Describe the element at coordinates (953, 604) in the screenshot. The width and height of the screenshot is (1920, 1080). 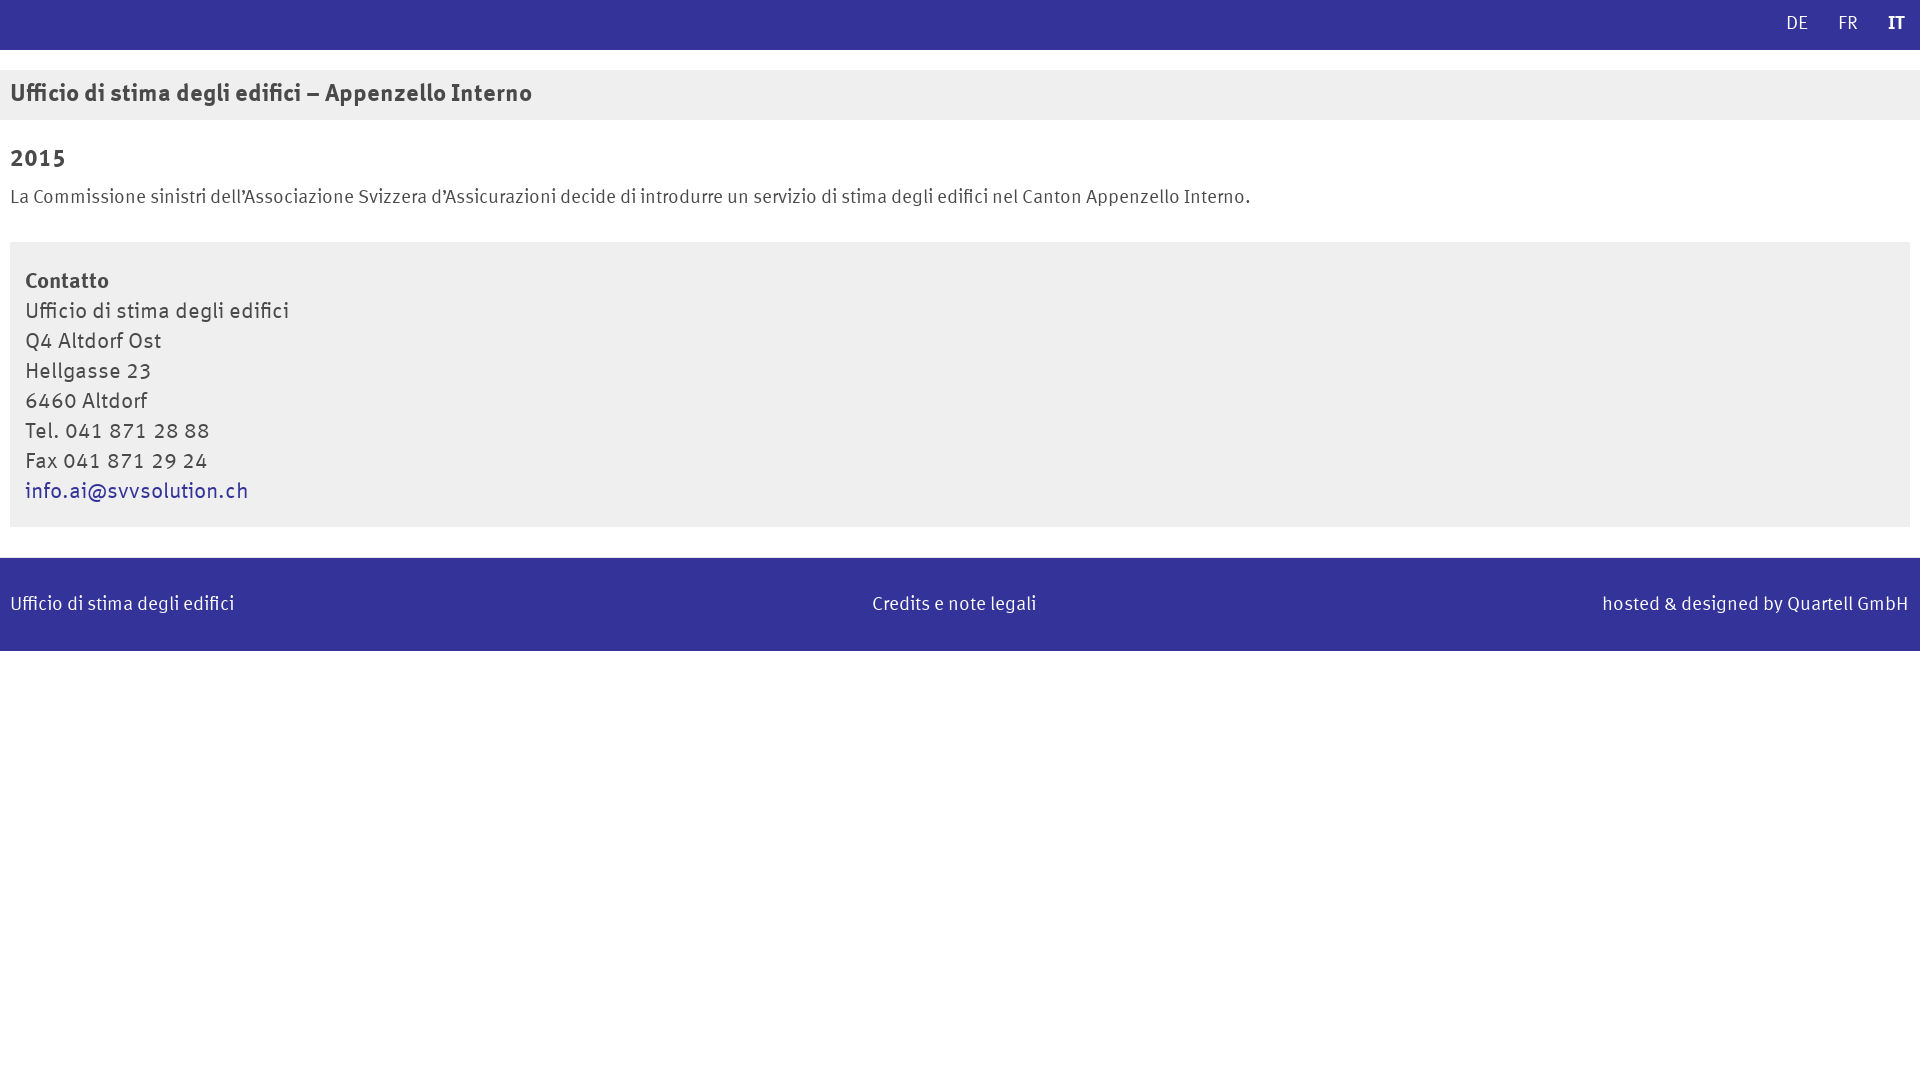
I see `'Credits e note legali'` at that location.